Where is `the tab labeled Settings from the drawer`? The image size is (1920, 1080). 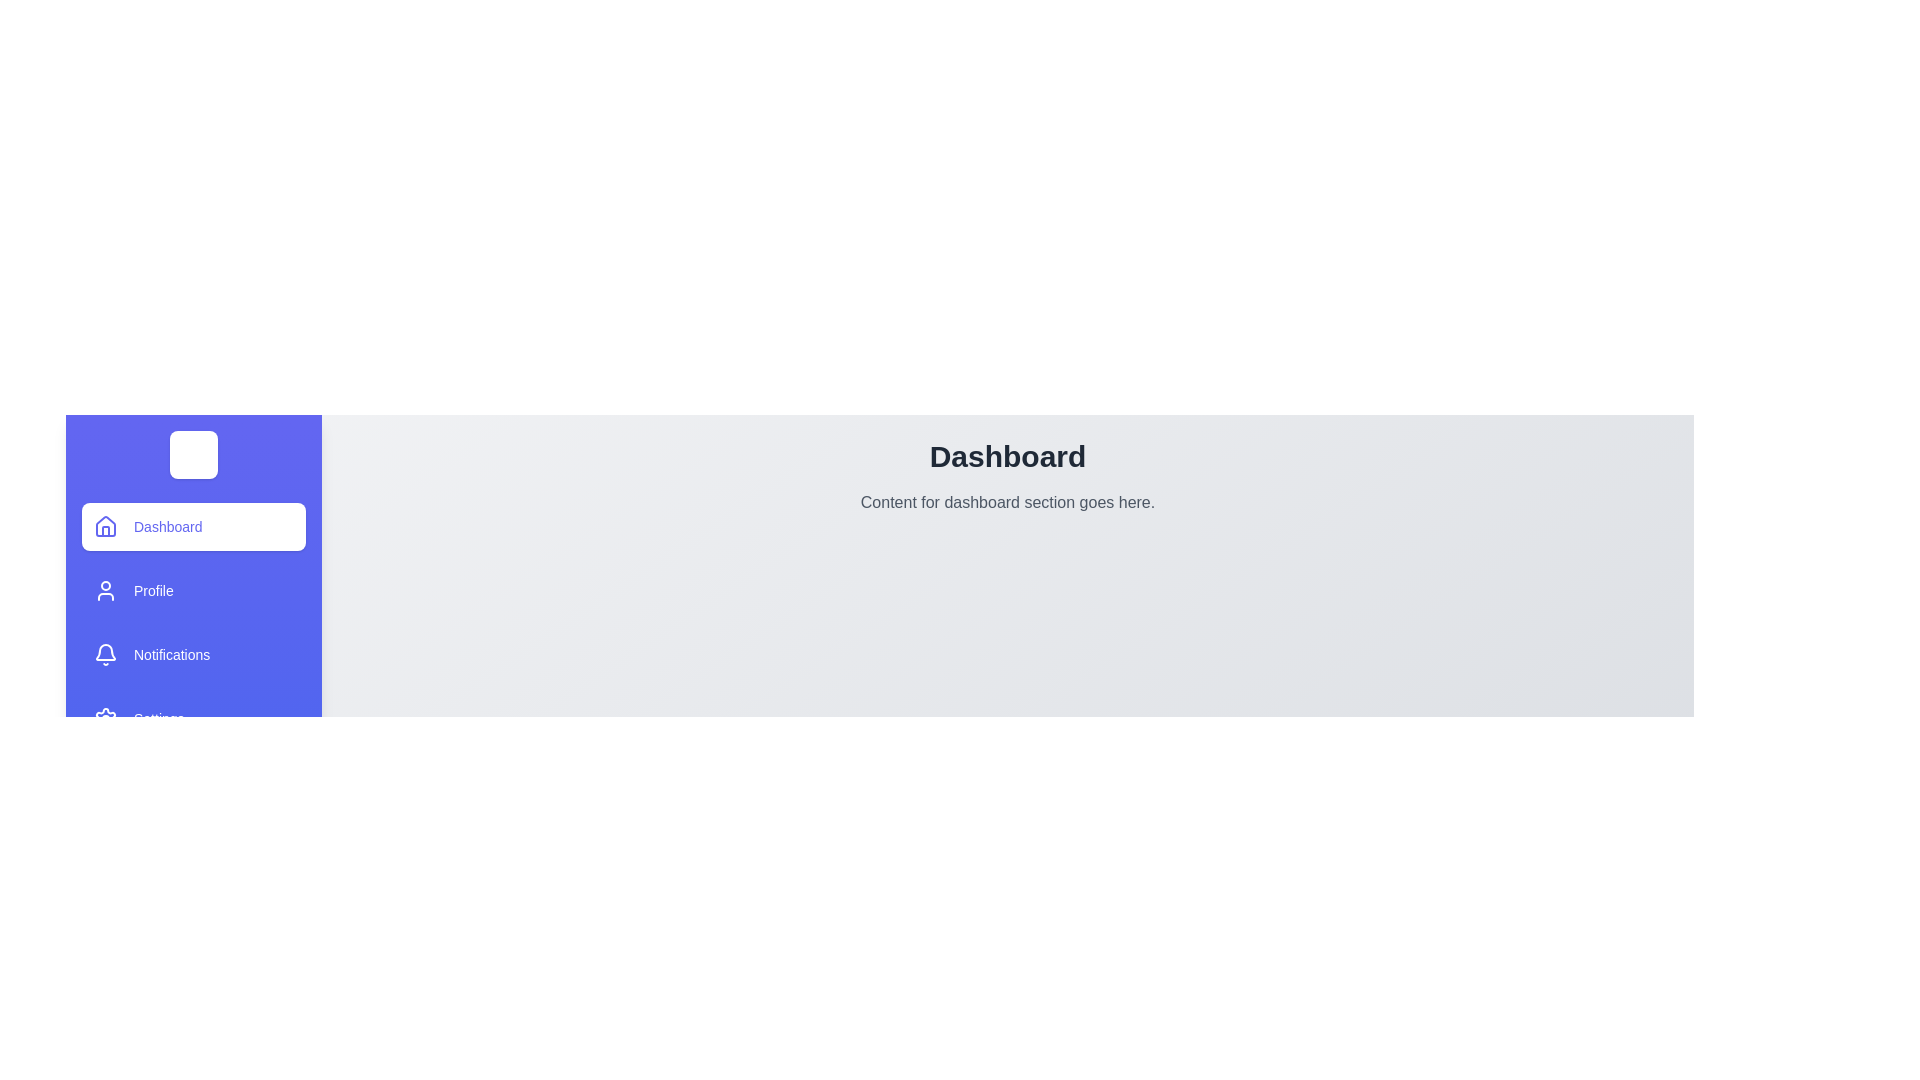
the tab labeled Settings from the drawer is located at coordinates (193, 717).